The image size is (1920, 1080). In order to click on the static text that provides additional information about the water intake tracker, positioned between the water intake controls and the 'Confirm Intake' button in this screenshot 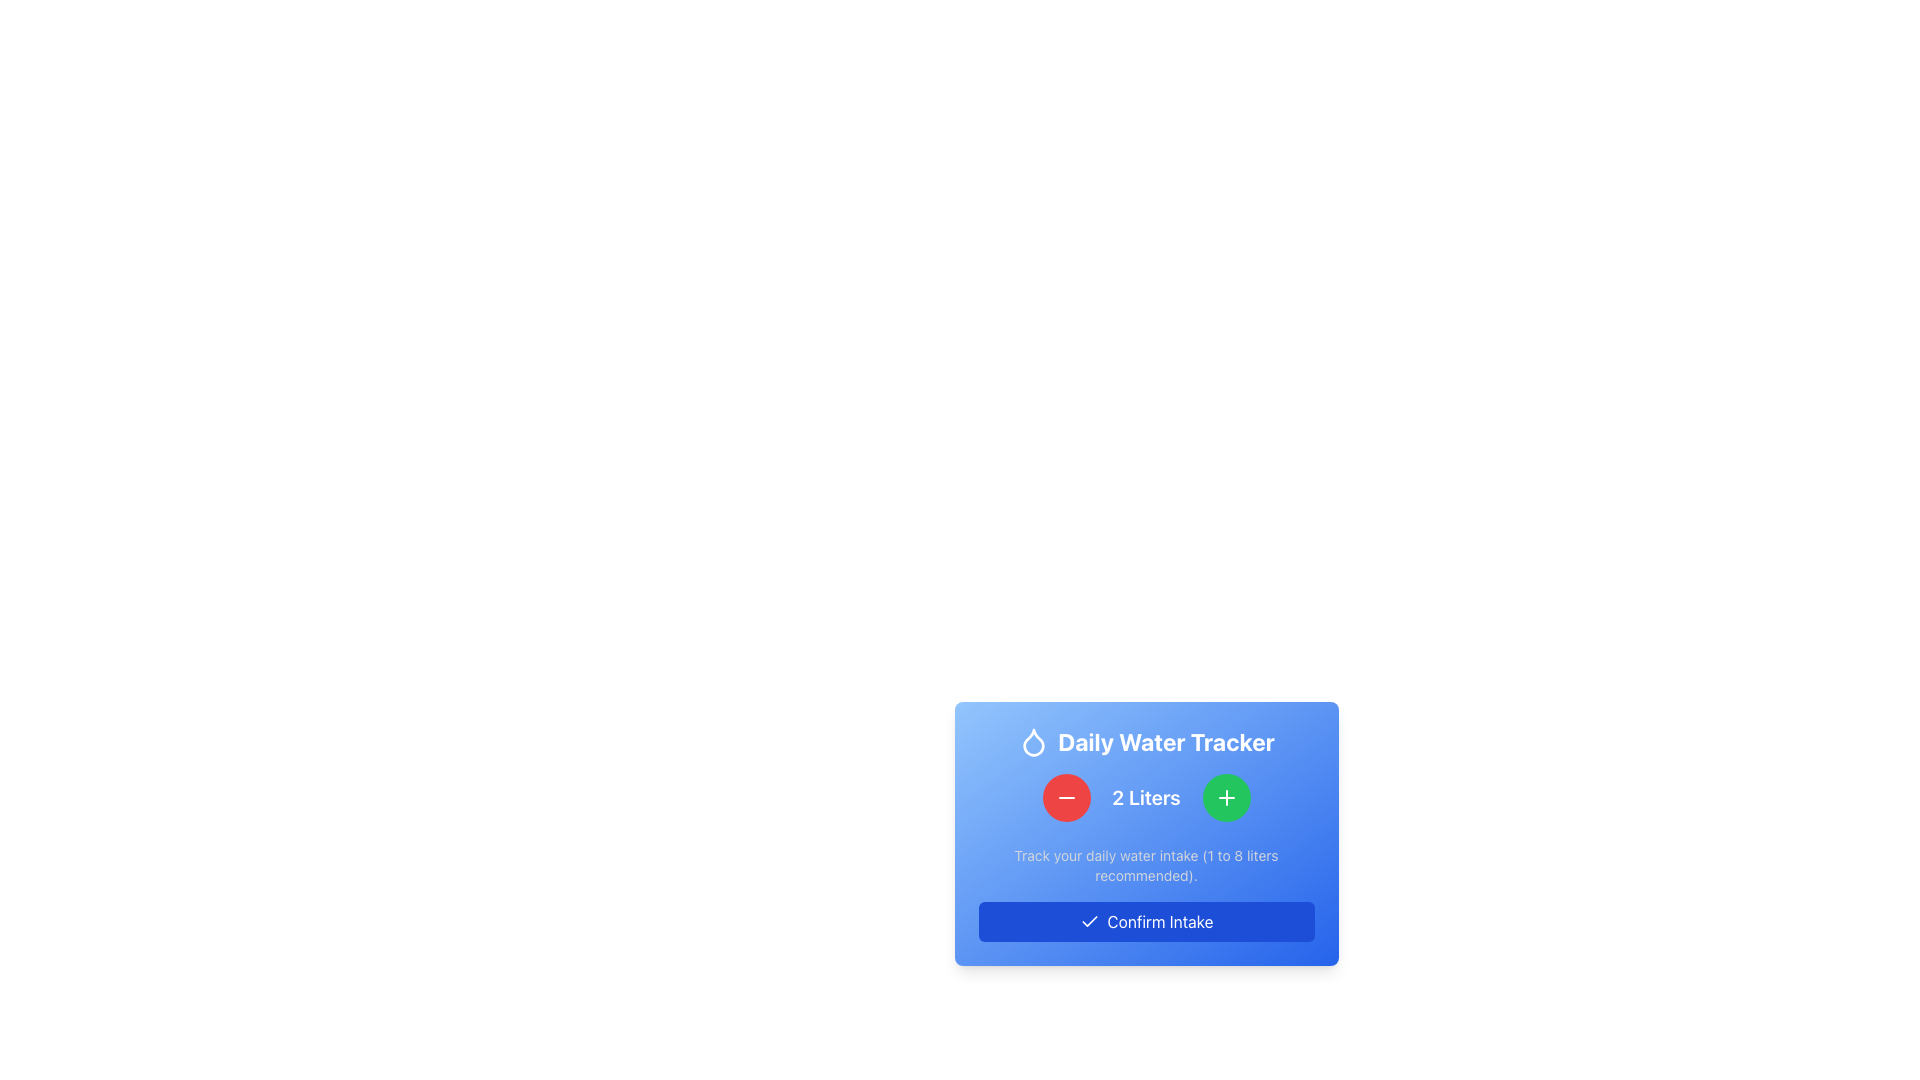, I will do `click(1146, 865)`.